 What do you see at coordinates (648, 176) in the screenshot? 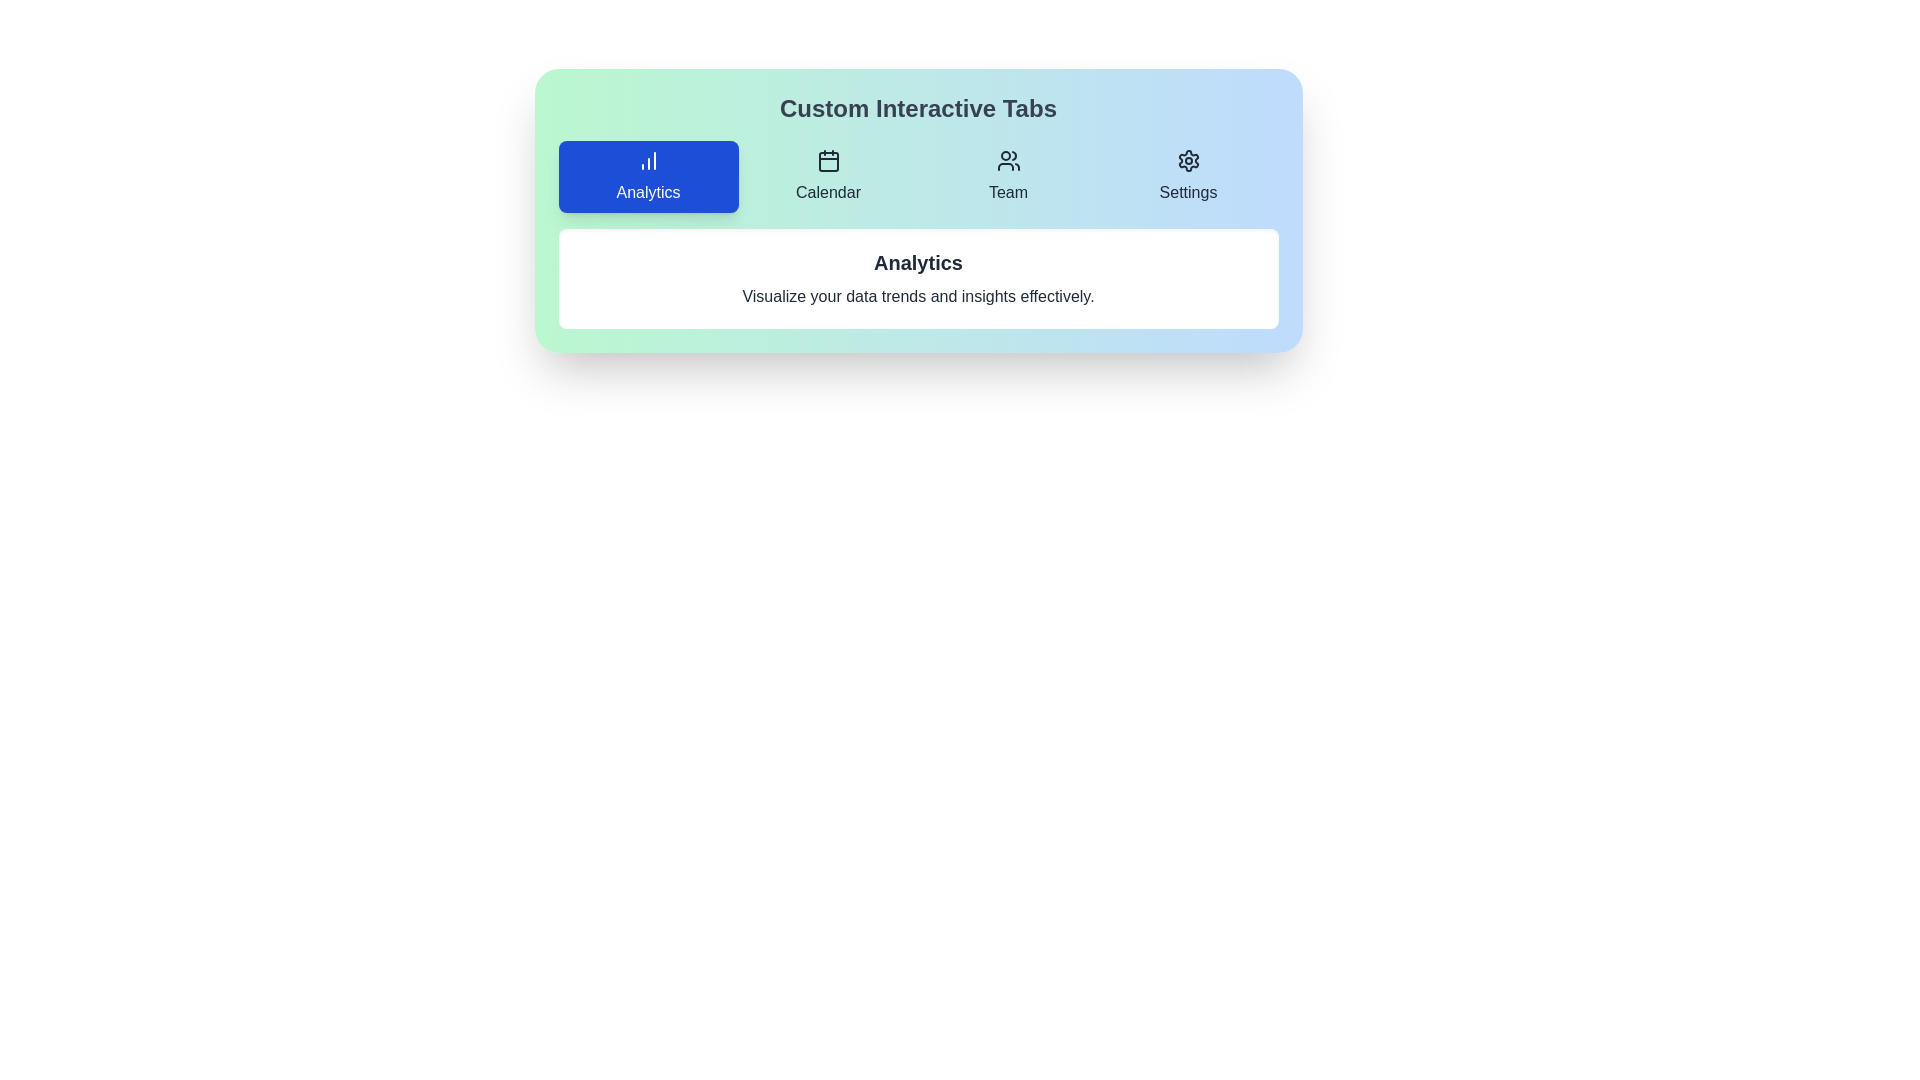
I see `the 'Analytics' tab selection button` at bounding box center [648, 176].